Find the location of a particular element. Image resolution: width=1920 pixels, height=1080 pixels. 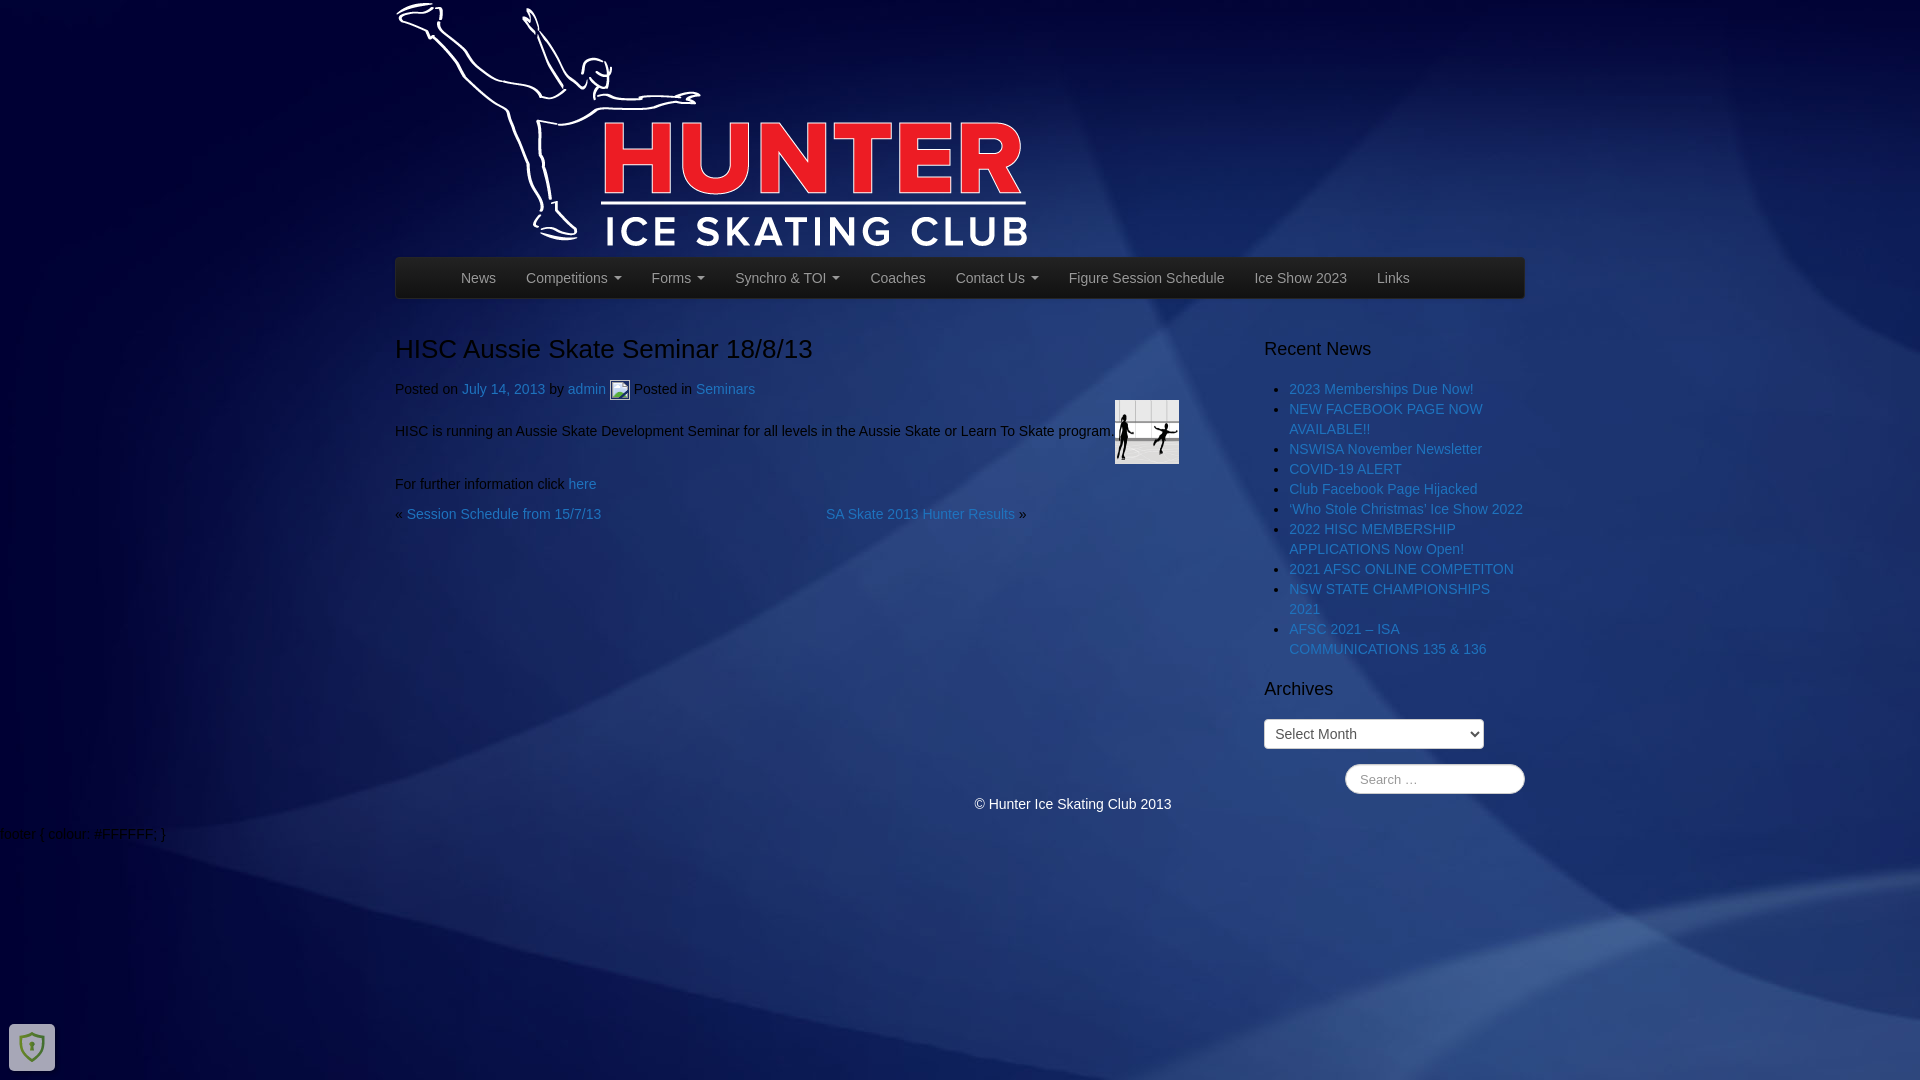

'View all posts by admin' is located at coordinates (618, 389).